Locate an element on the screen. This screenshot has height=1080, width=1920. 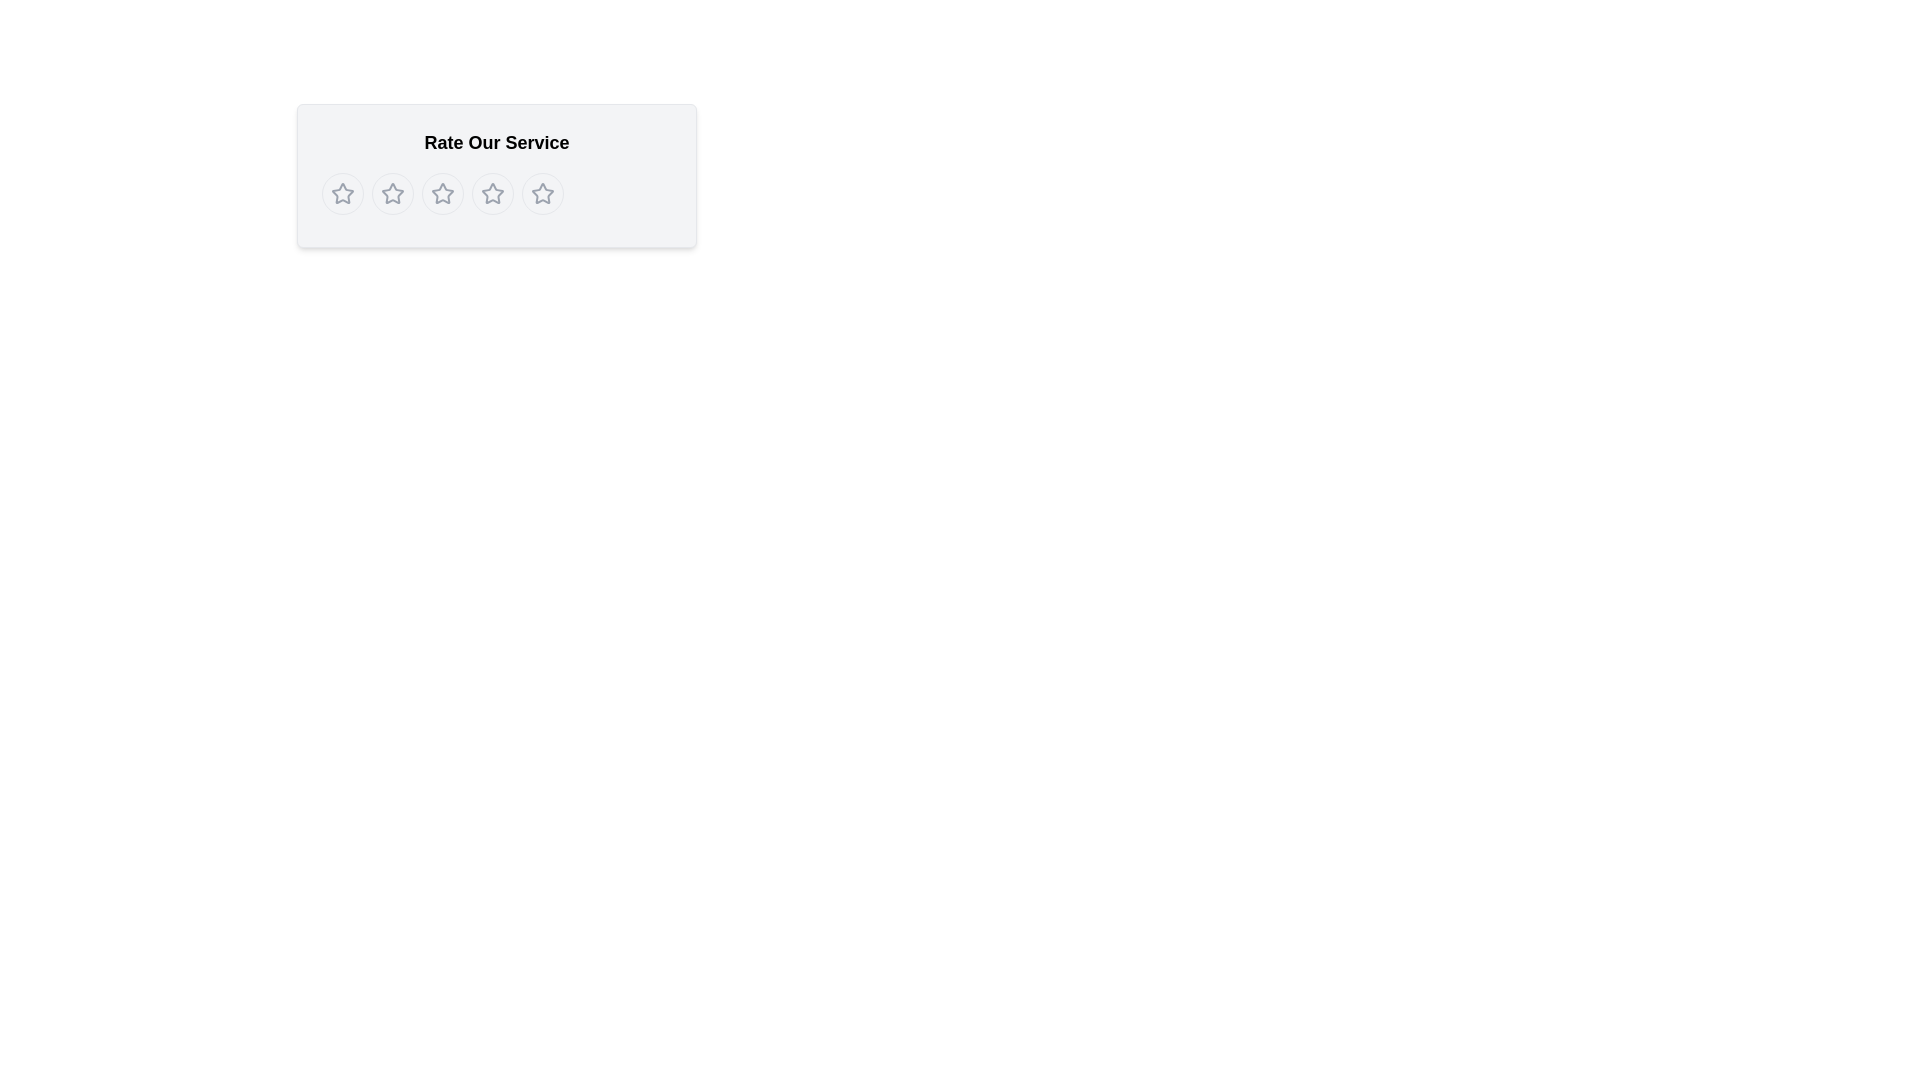
the fifth star icon with a gray outline located at the rightmost position of a horizontal row of star icons under the 'Rate Our Service' heading is located at coordinates (542, 193).